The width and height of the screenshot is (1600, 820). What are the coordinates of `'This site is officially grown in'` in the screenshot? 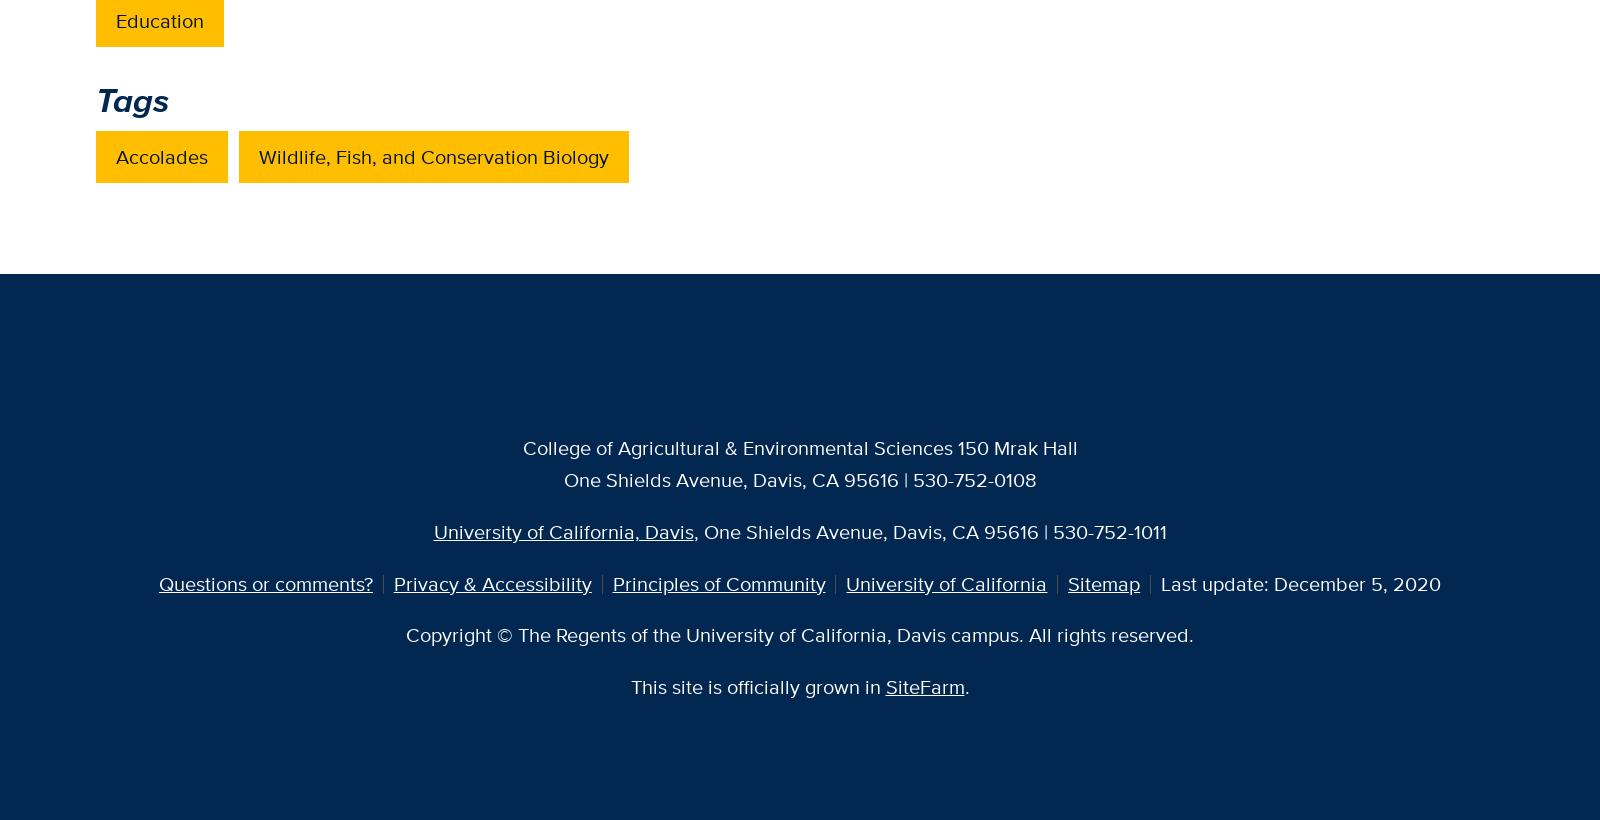 It's located at (757, 686).